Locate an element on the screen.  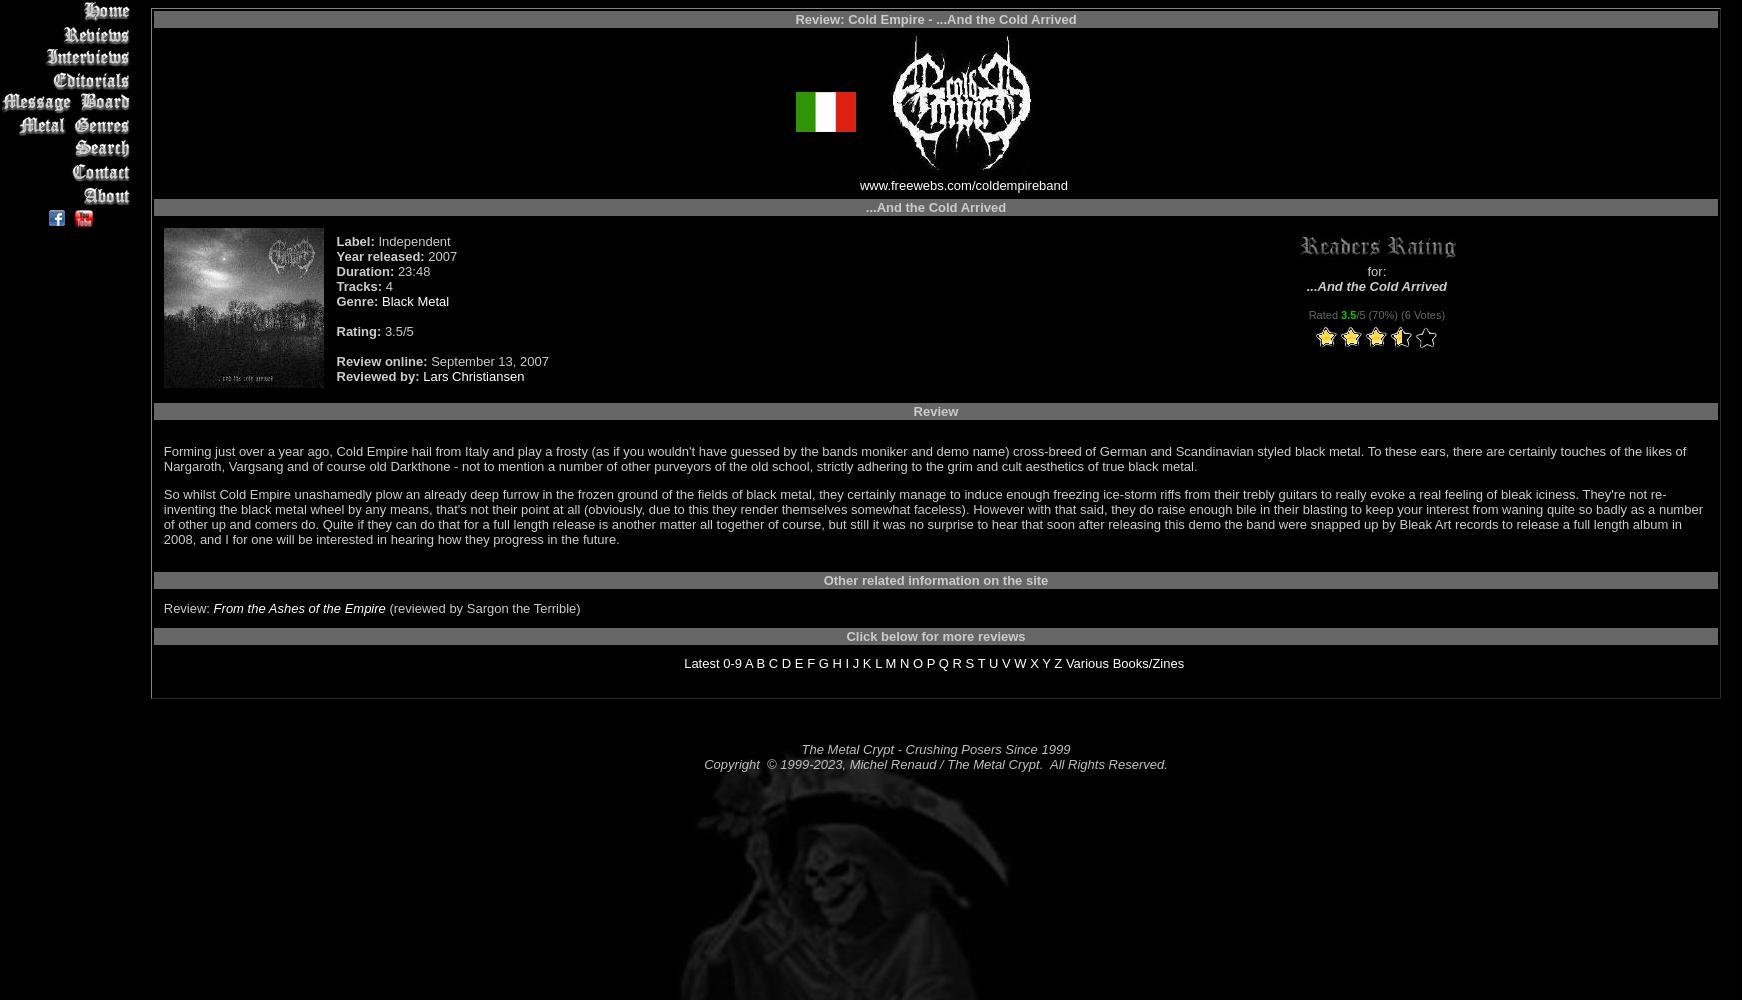
'G' is located at coordinates (822, 663).